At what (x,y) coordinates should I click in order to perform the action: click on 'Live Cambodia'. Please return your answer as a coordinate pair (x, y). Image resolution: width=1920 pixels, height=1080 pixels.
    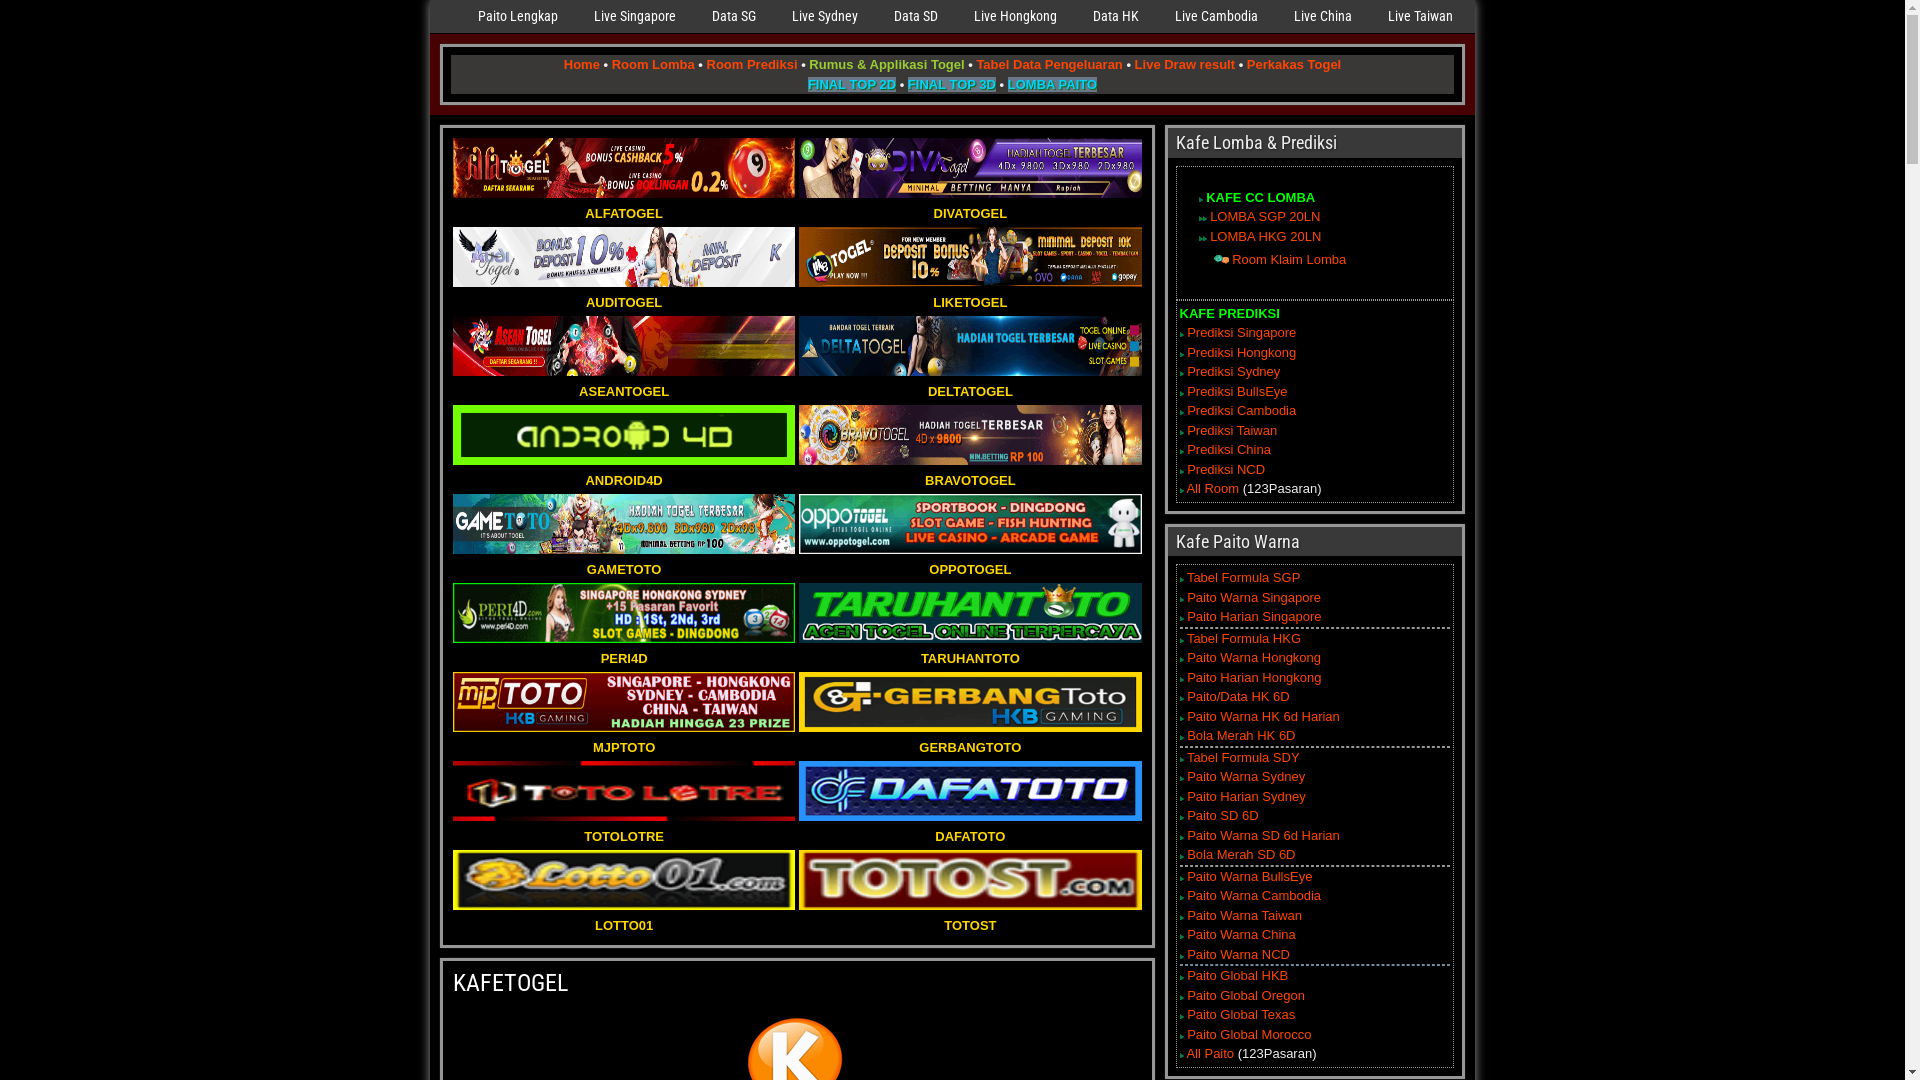
    Looking at the image, I should click on (1156, 16).